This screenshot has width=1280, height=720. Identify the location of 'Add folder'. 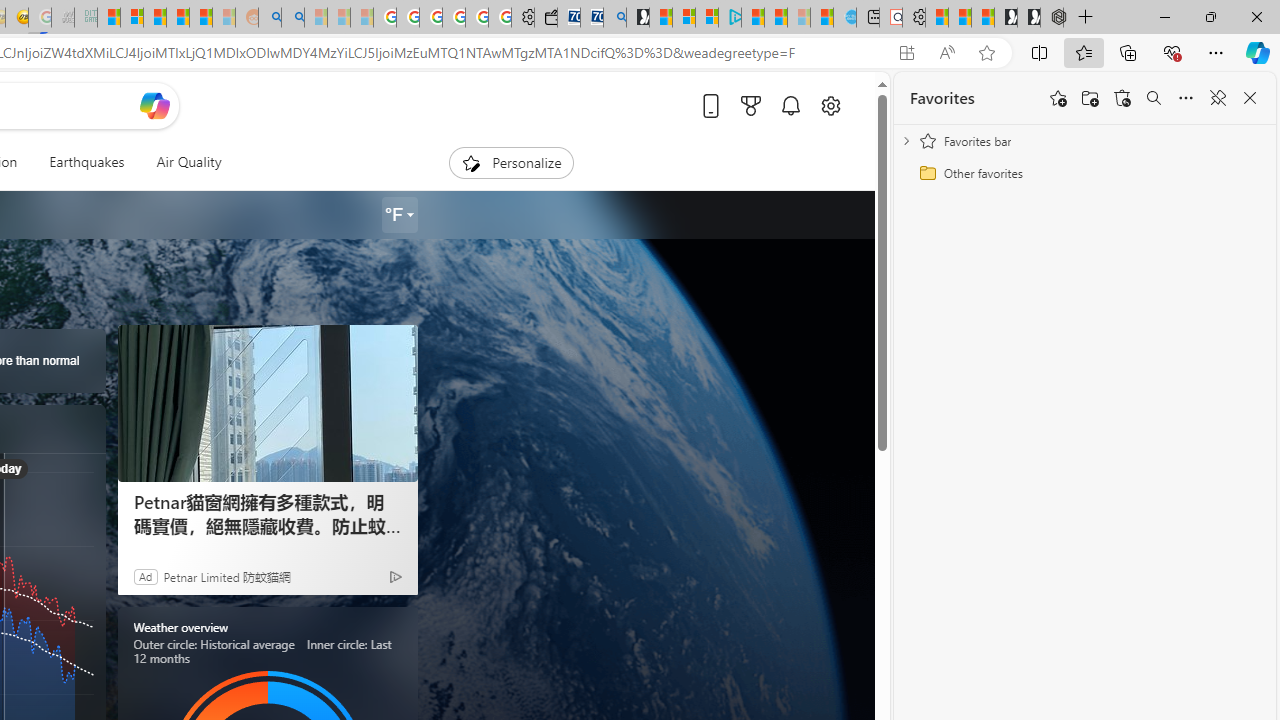
(1088, 98).